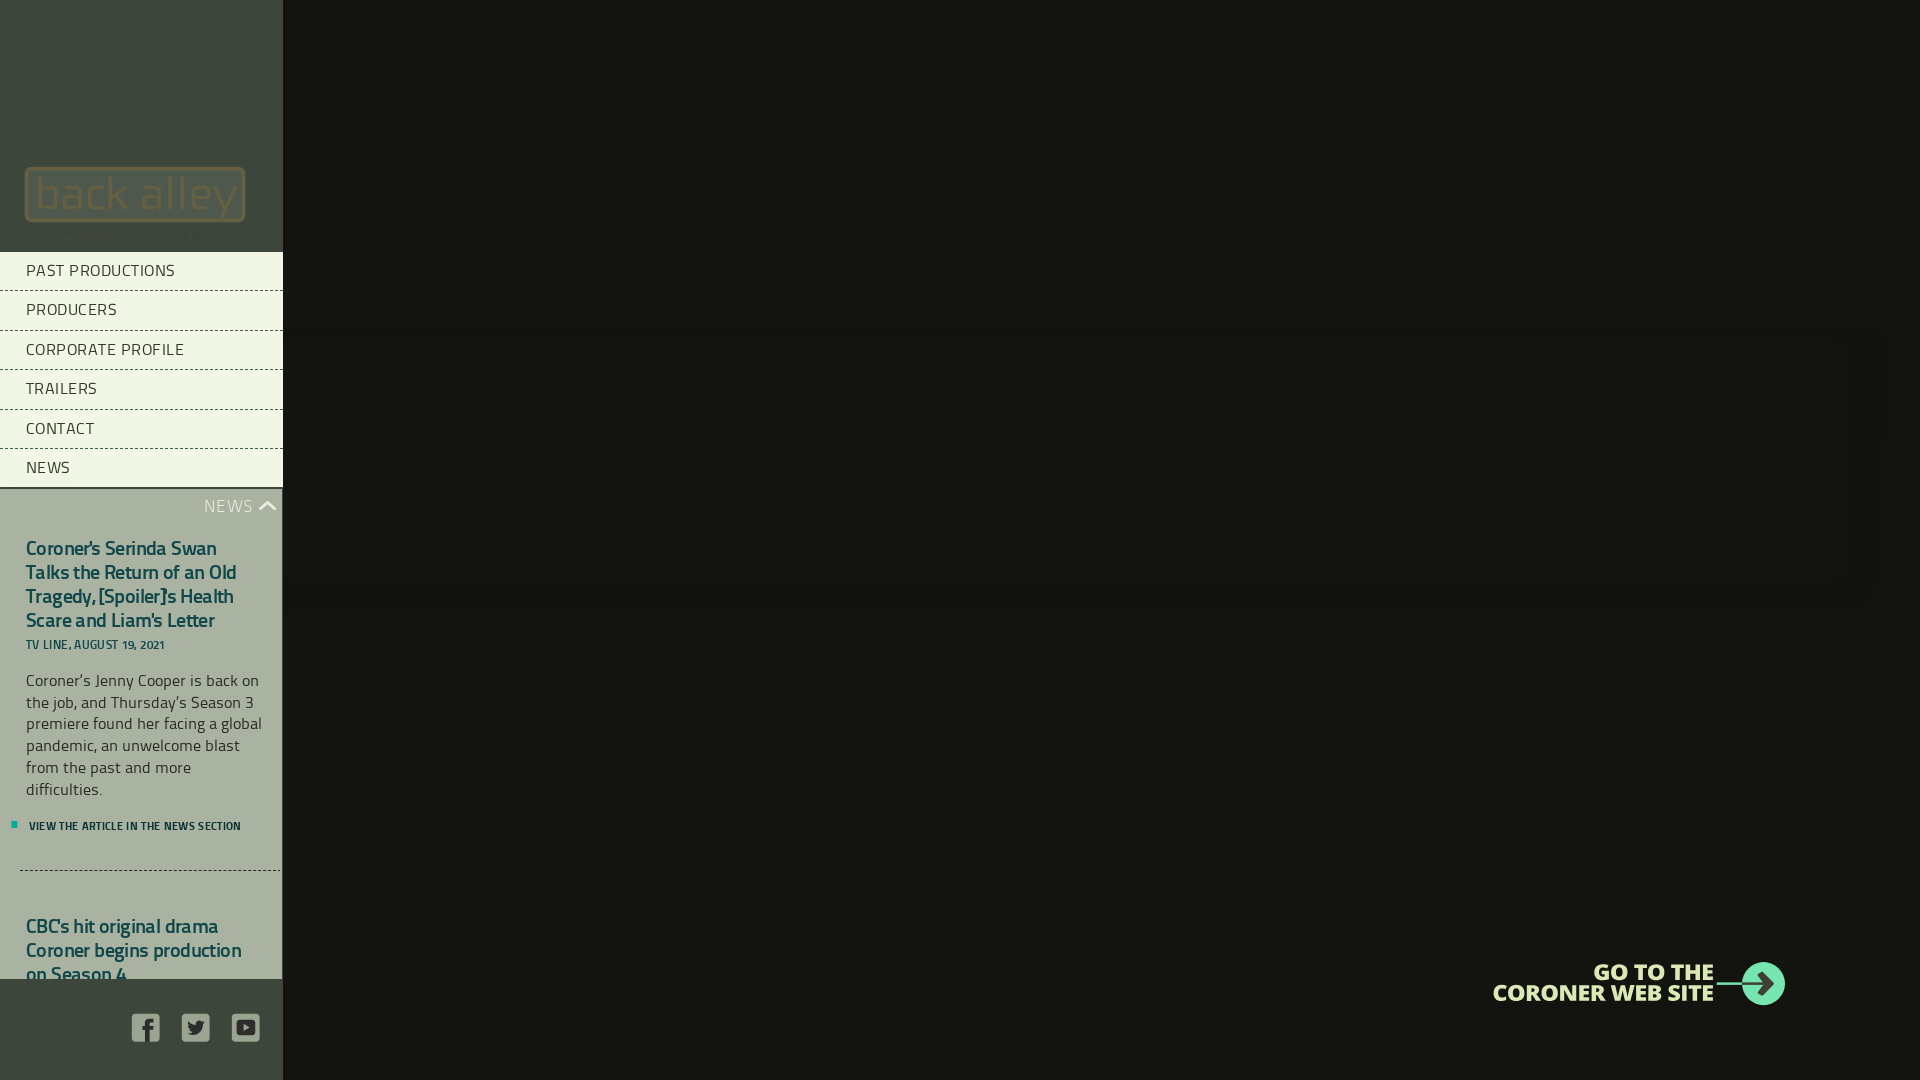  What do you see at coordinates (144, 1036) in the screenshot?
I see `' '` at bounding box center [144, 1036].